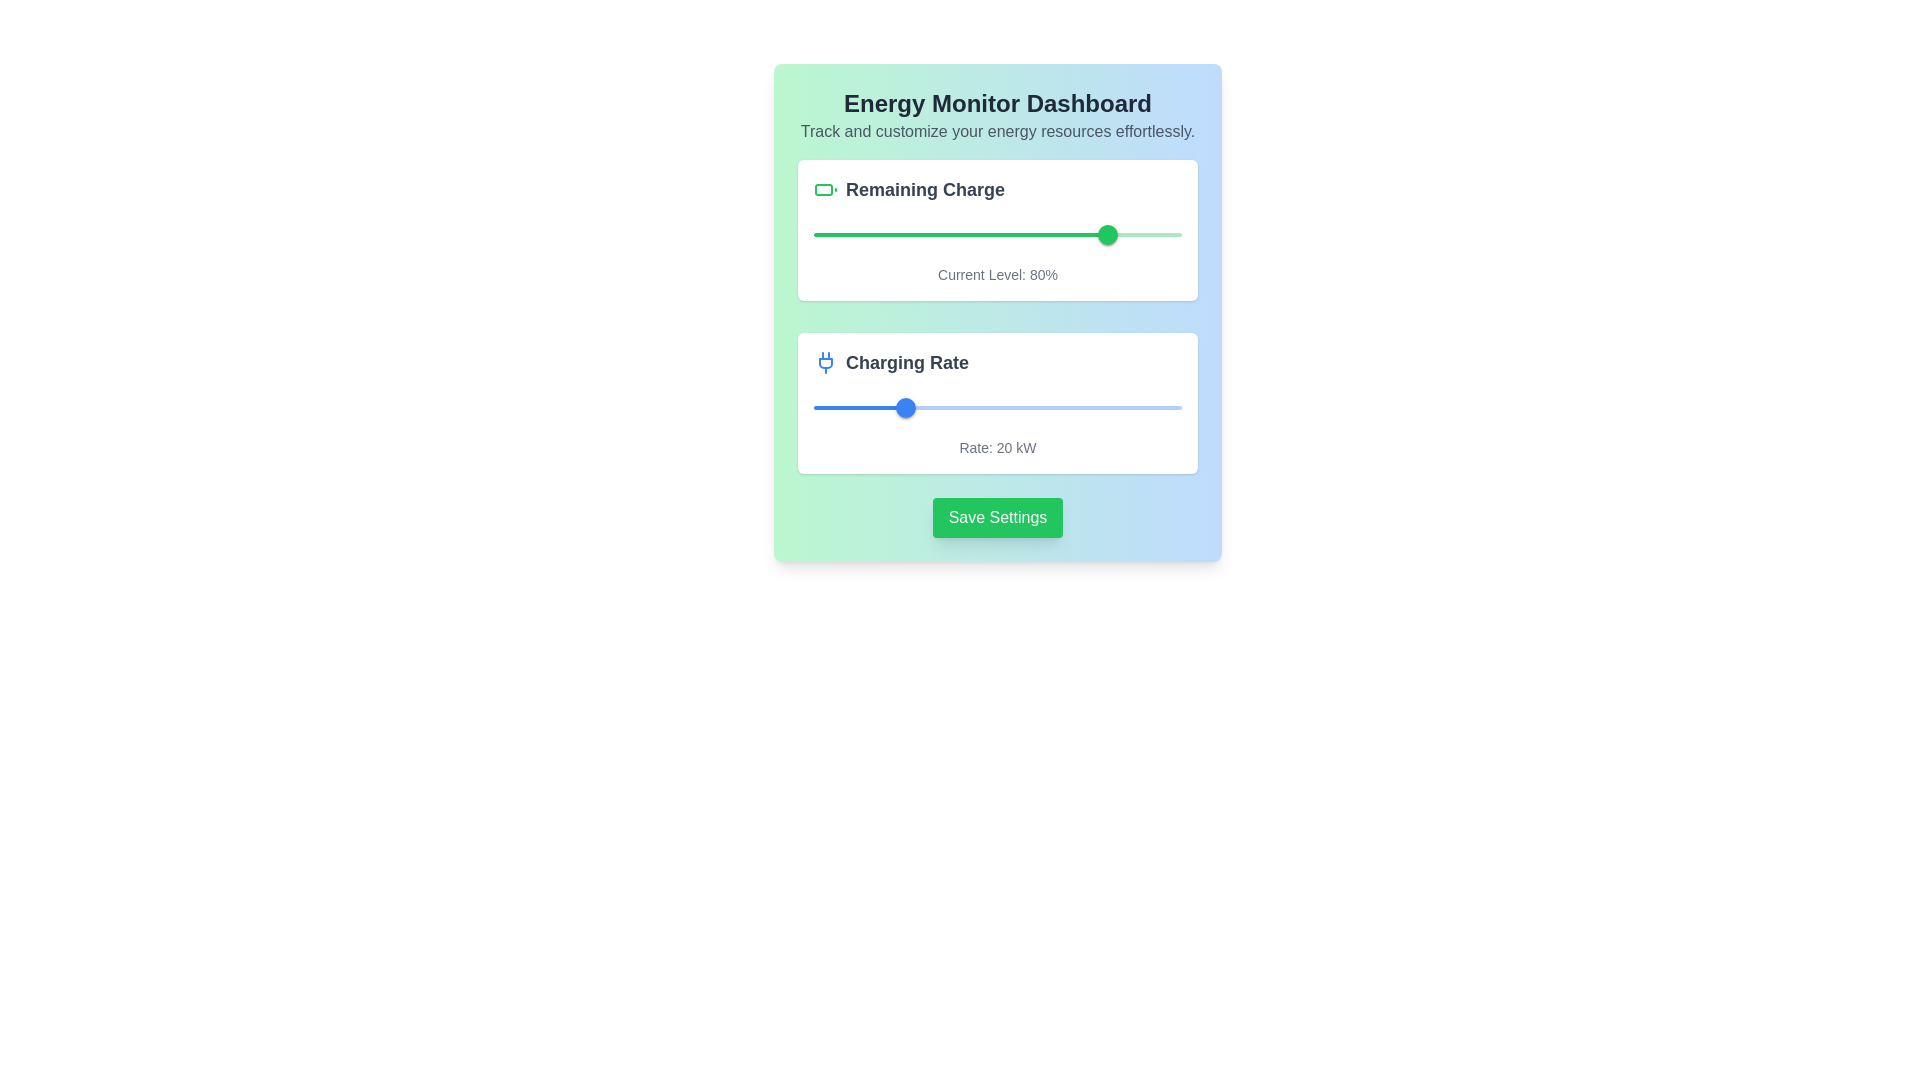  Describe the element at coordinates (934, 234) in the screenshot. I see `slider value` at that location.